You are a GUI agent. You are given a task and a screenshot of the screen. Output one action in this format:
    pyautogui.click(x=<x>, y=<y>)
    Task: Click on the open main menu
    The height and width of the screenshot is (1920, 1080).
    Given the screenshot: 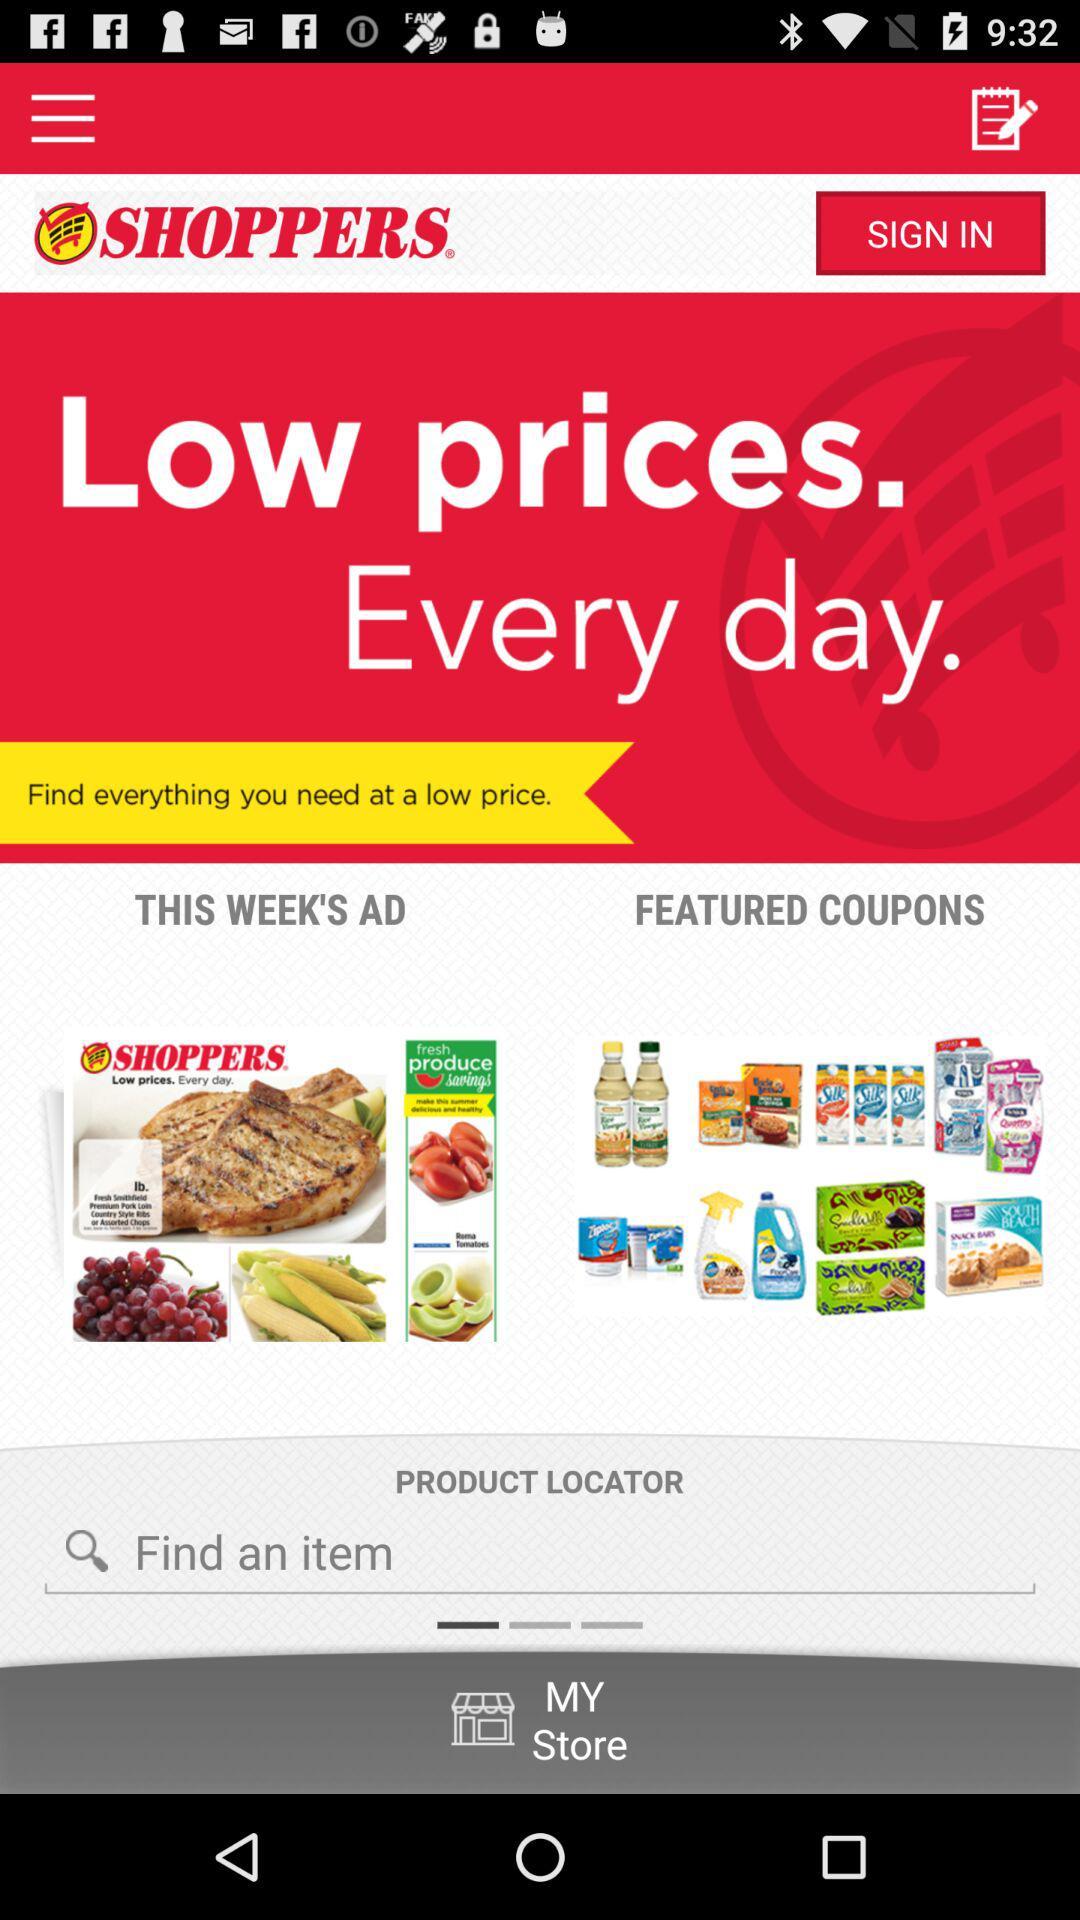 What is the action you would take?
    pyautogui.click(x=61, y=117)
    